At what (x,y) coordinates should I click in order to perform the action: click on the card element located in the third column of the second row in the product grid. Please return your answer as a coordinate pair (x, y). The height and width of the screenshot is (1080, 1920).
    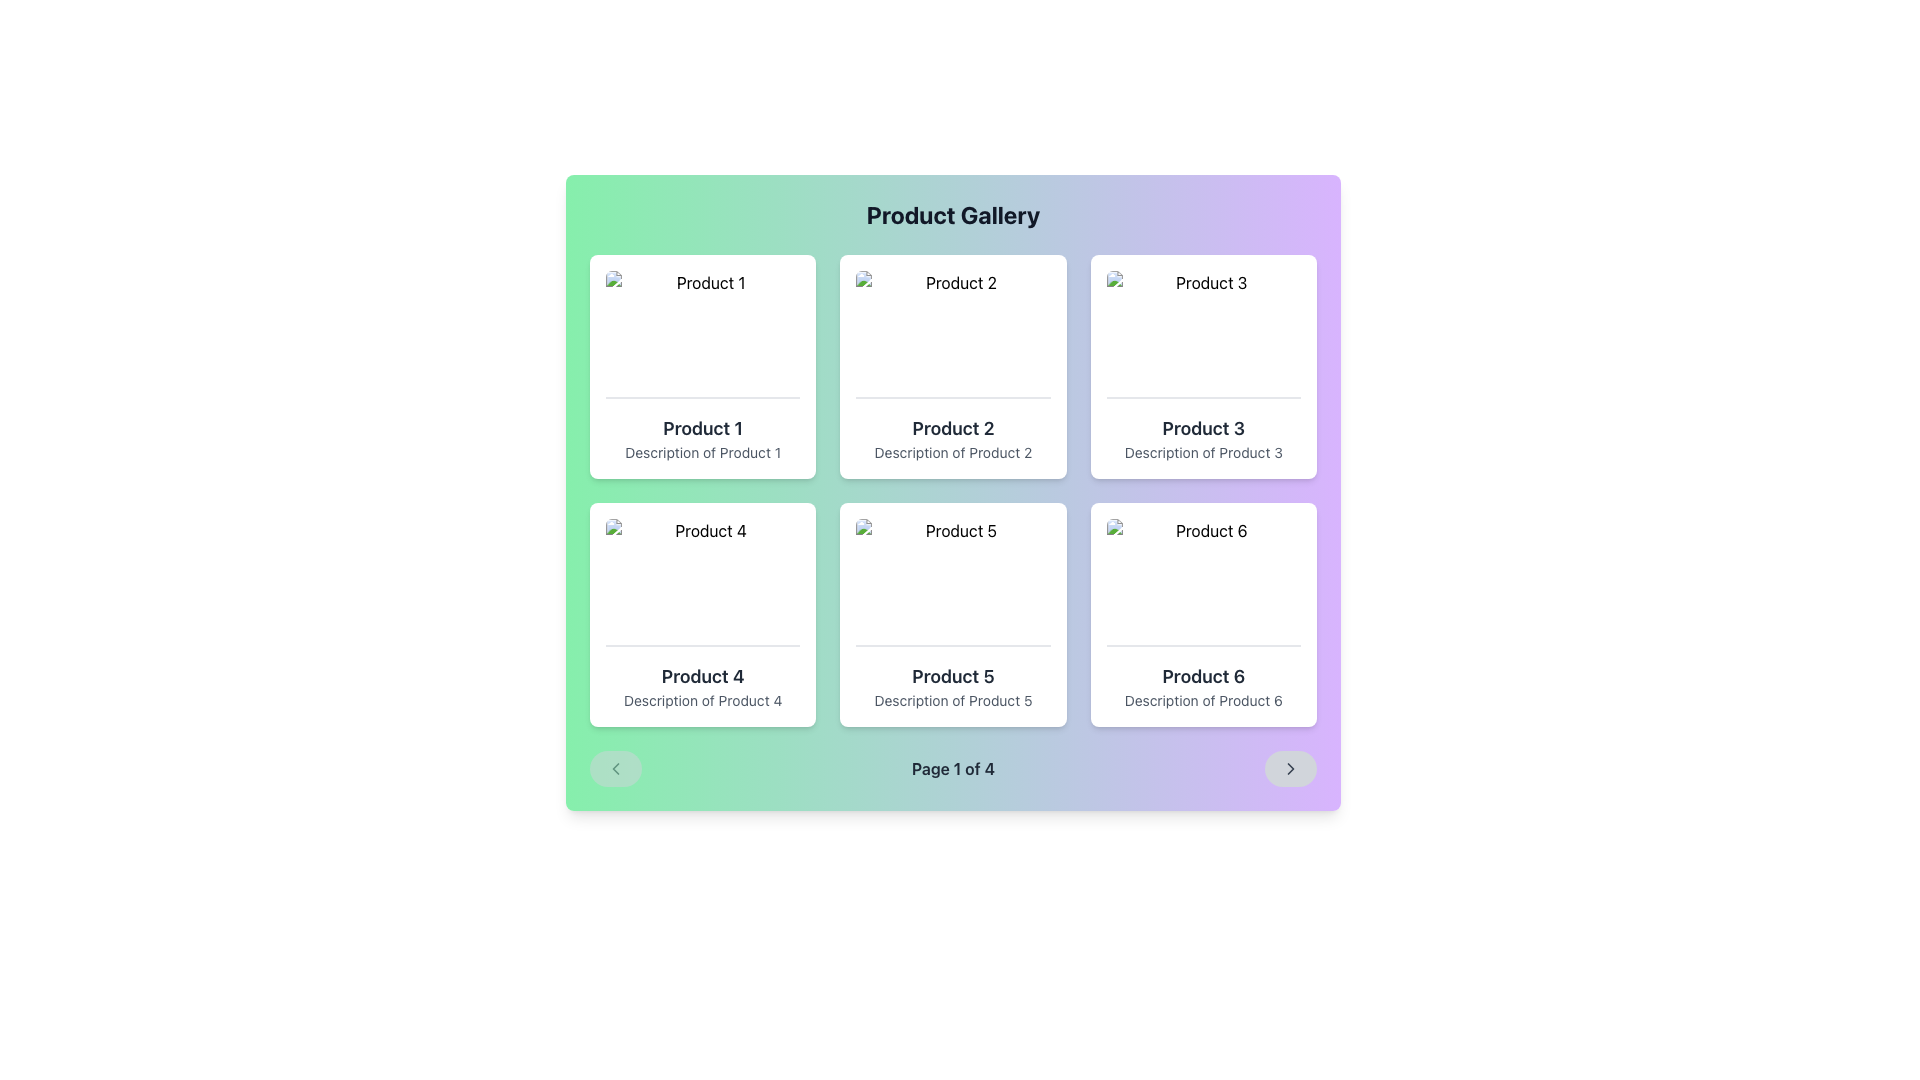
    Looking at the image, I should click on (1202, 613).